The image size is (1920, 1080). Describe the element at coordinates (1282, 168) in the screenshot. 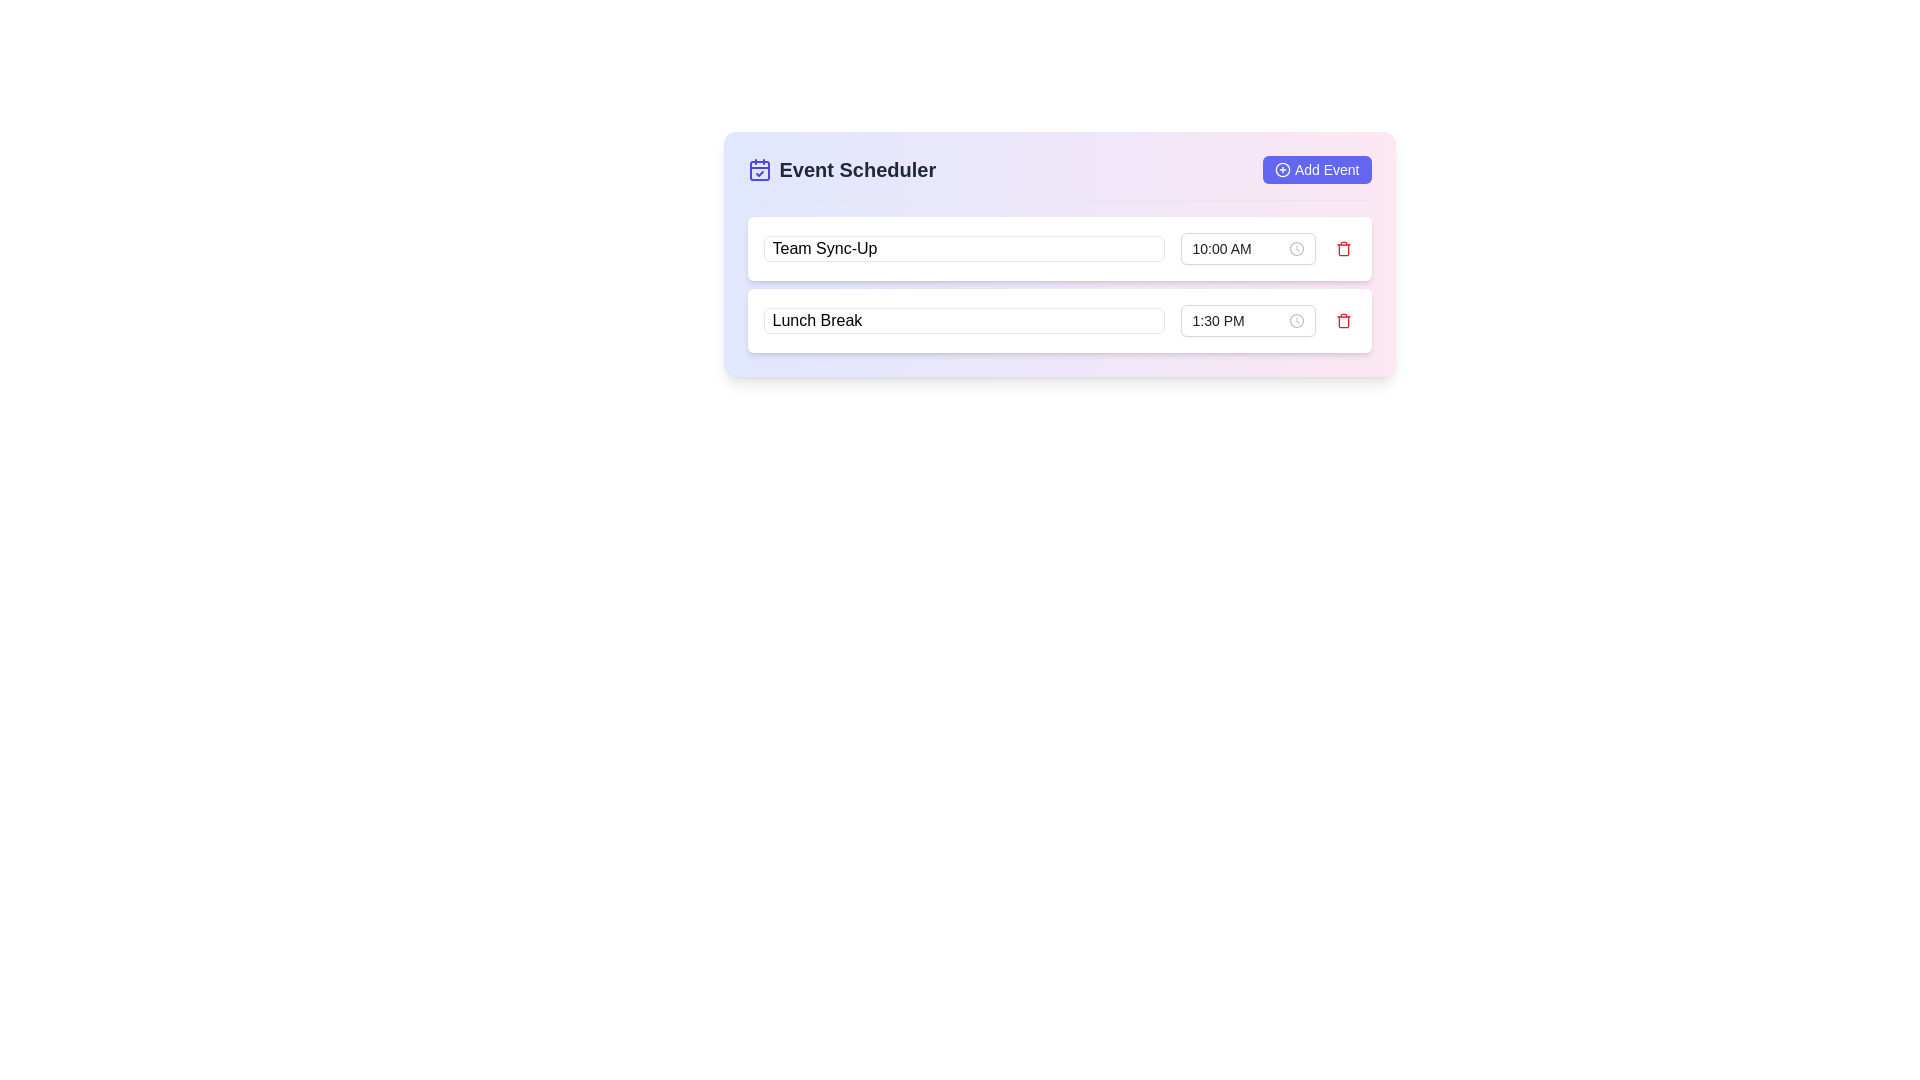

I see `the circular 'Add Event' button located in the top-right corner of the card interface, which features a blue background and an inner plus sign` at that location.